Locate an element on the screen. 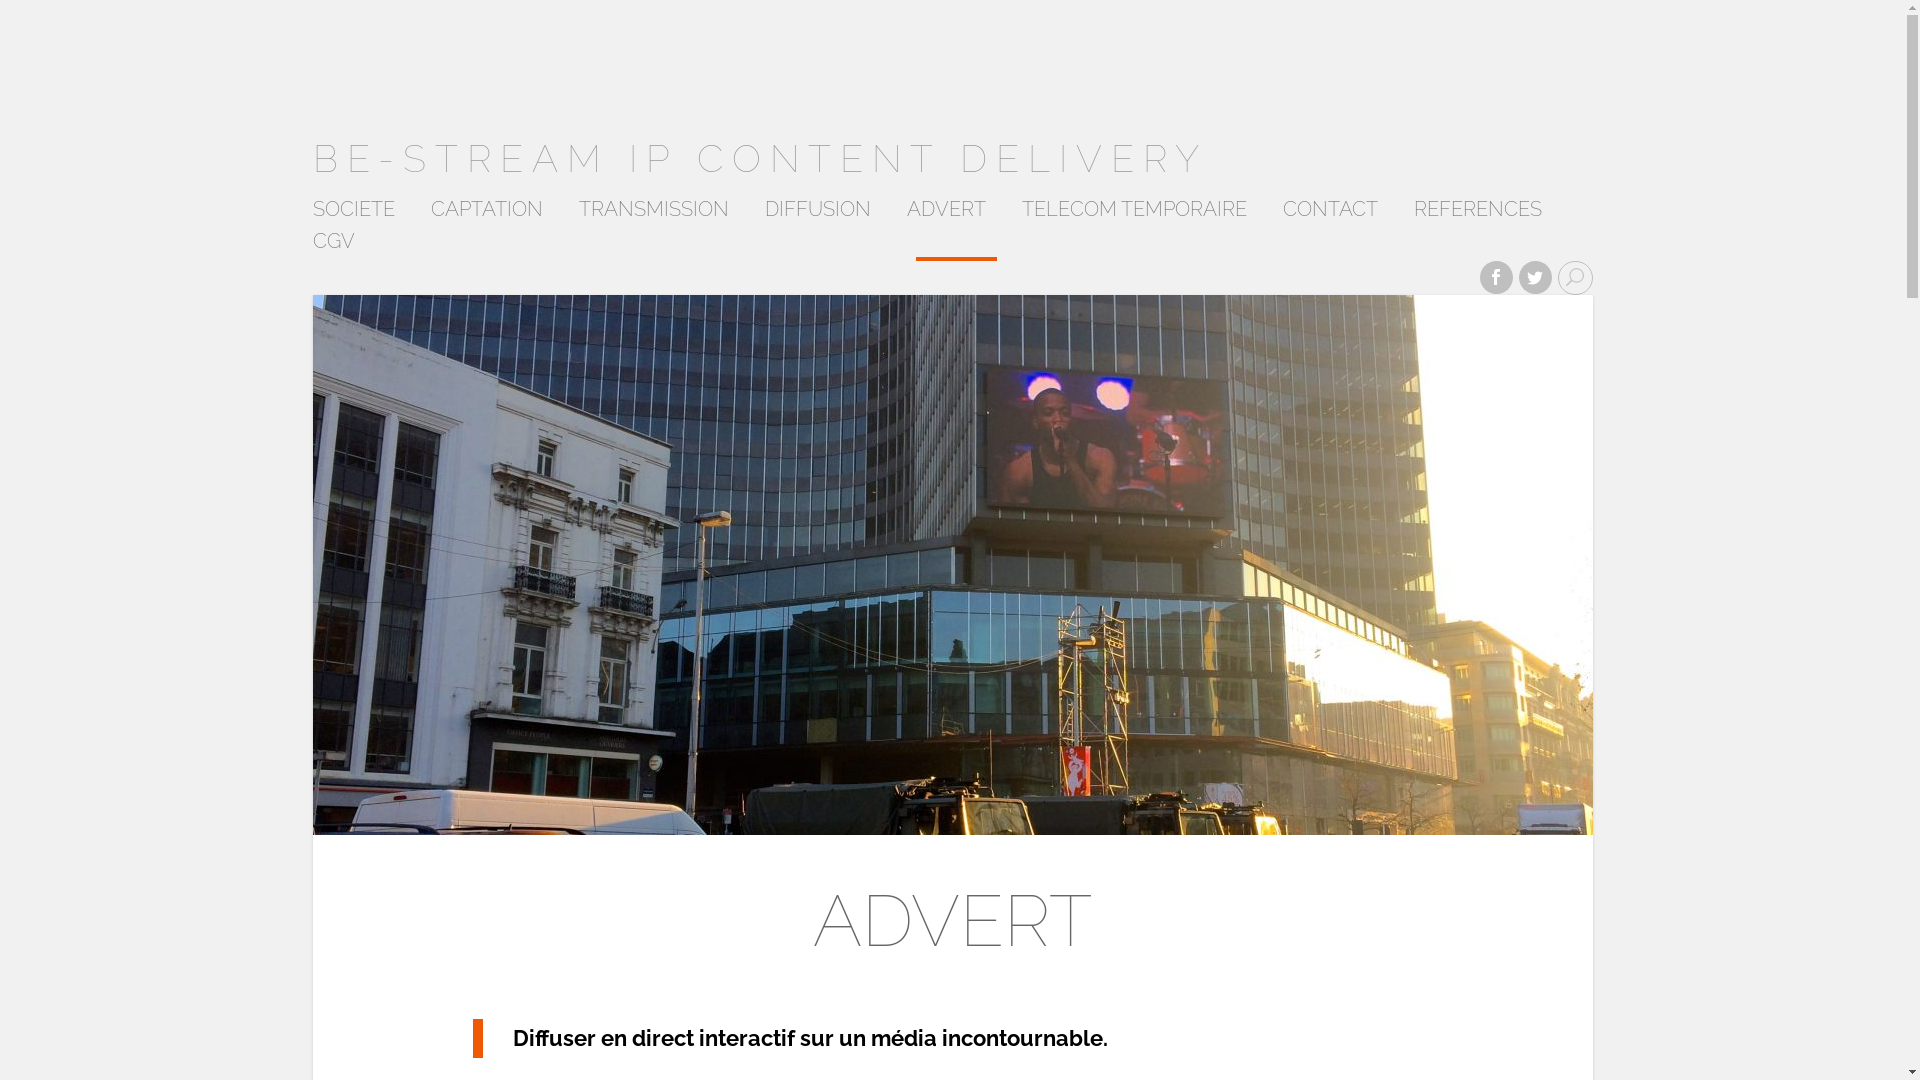  'REFERENCES' is located at coordinates (1478, 213).